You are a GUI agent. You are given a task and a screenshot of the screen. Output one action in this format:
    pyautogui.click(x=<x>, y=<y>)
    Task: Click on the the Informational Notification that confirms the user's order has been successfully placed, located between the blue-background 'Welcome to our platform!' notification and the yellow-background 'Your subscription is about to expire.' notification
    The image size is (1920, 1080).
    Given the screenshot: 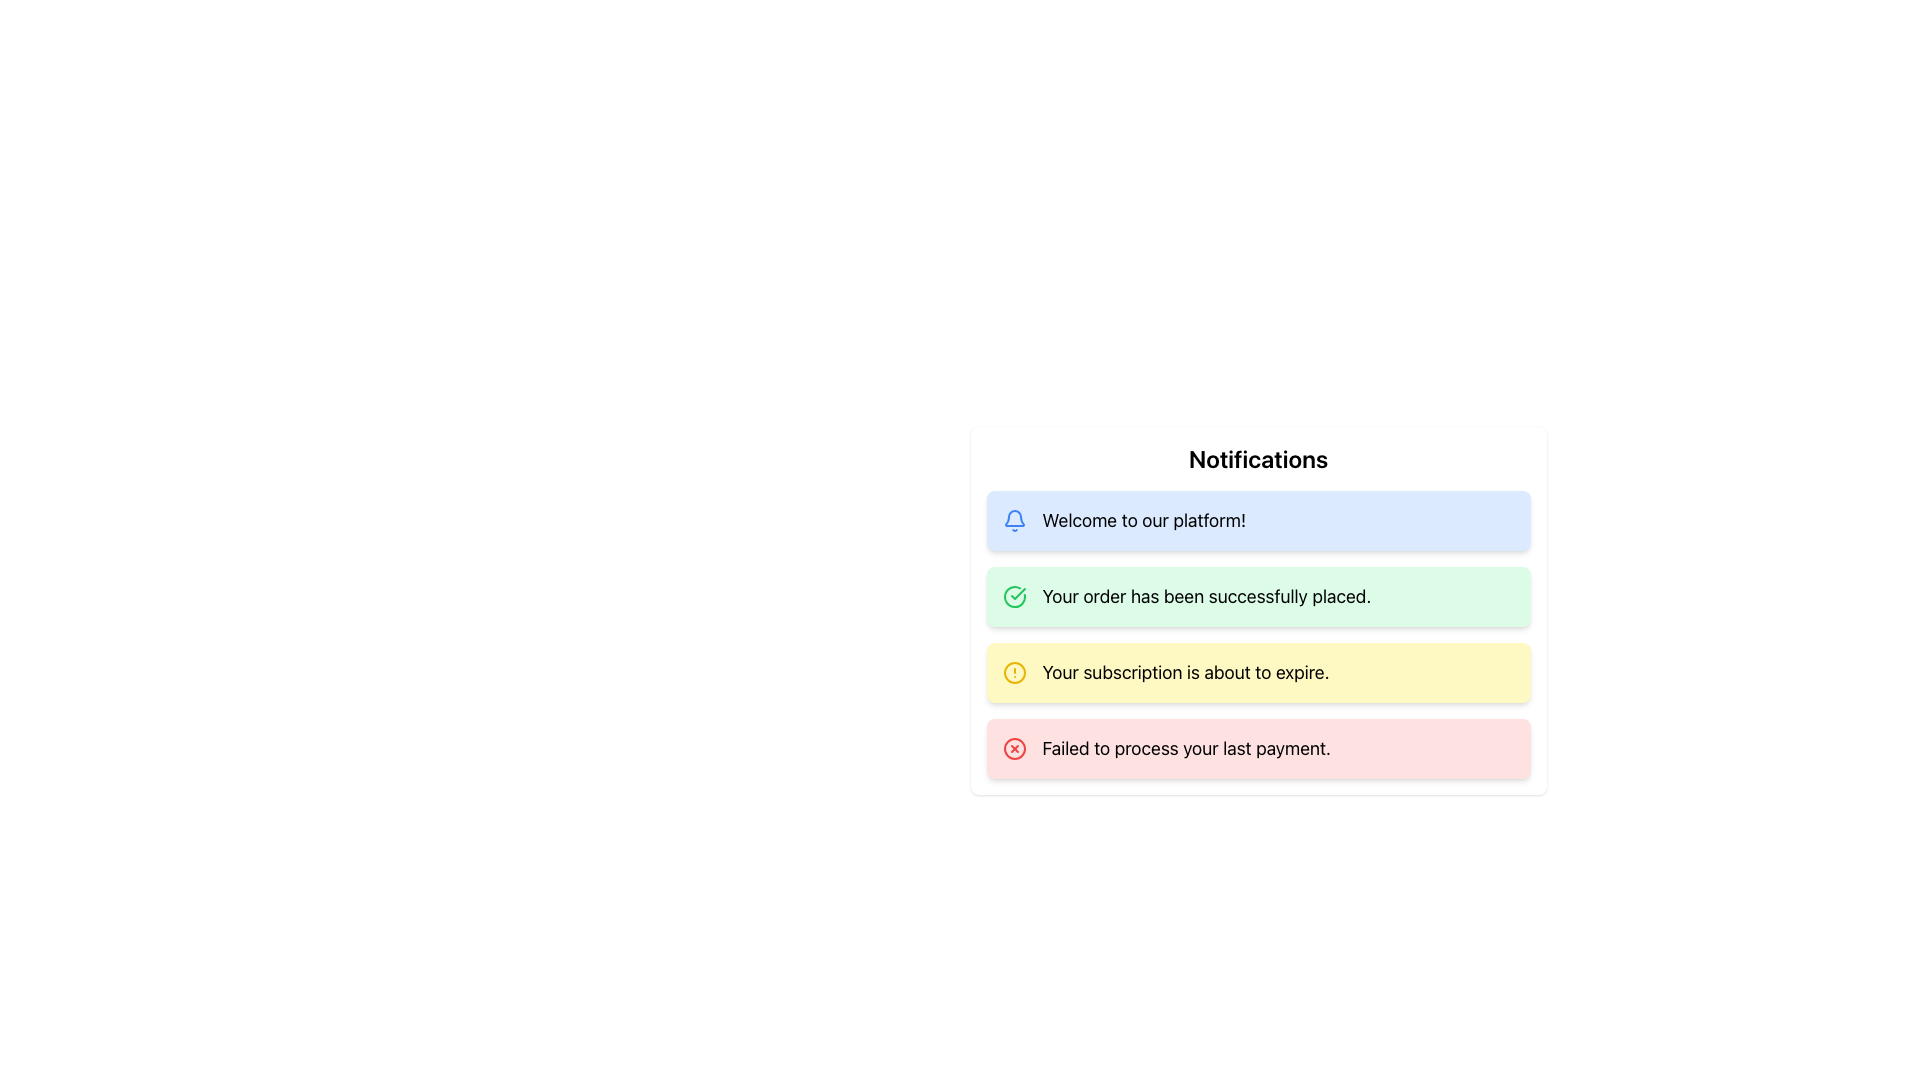 What is the action you would take?
    pyautogui.click(x=1257, y=596)
    